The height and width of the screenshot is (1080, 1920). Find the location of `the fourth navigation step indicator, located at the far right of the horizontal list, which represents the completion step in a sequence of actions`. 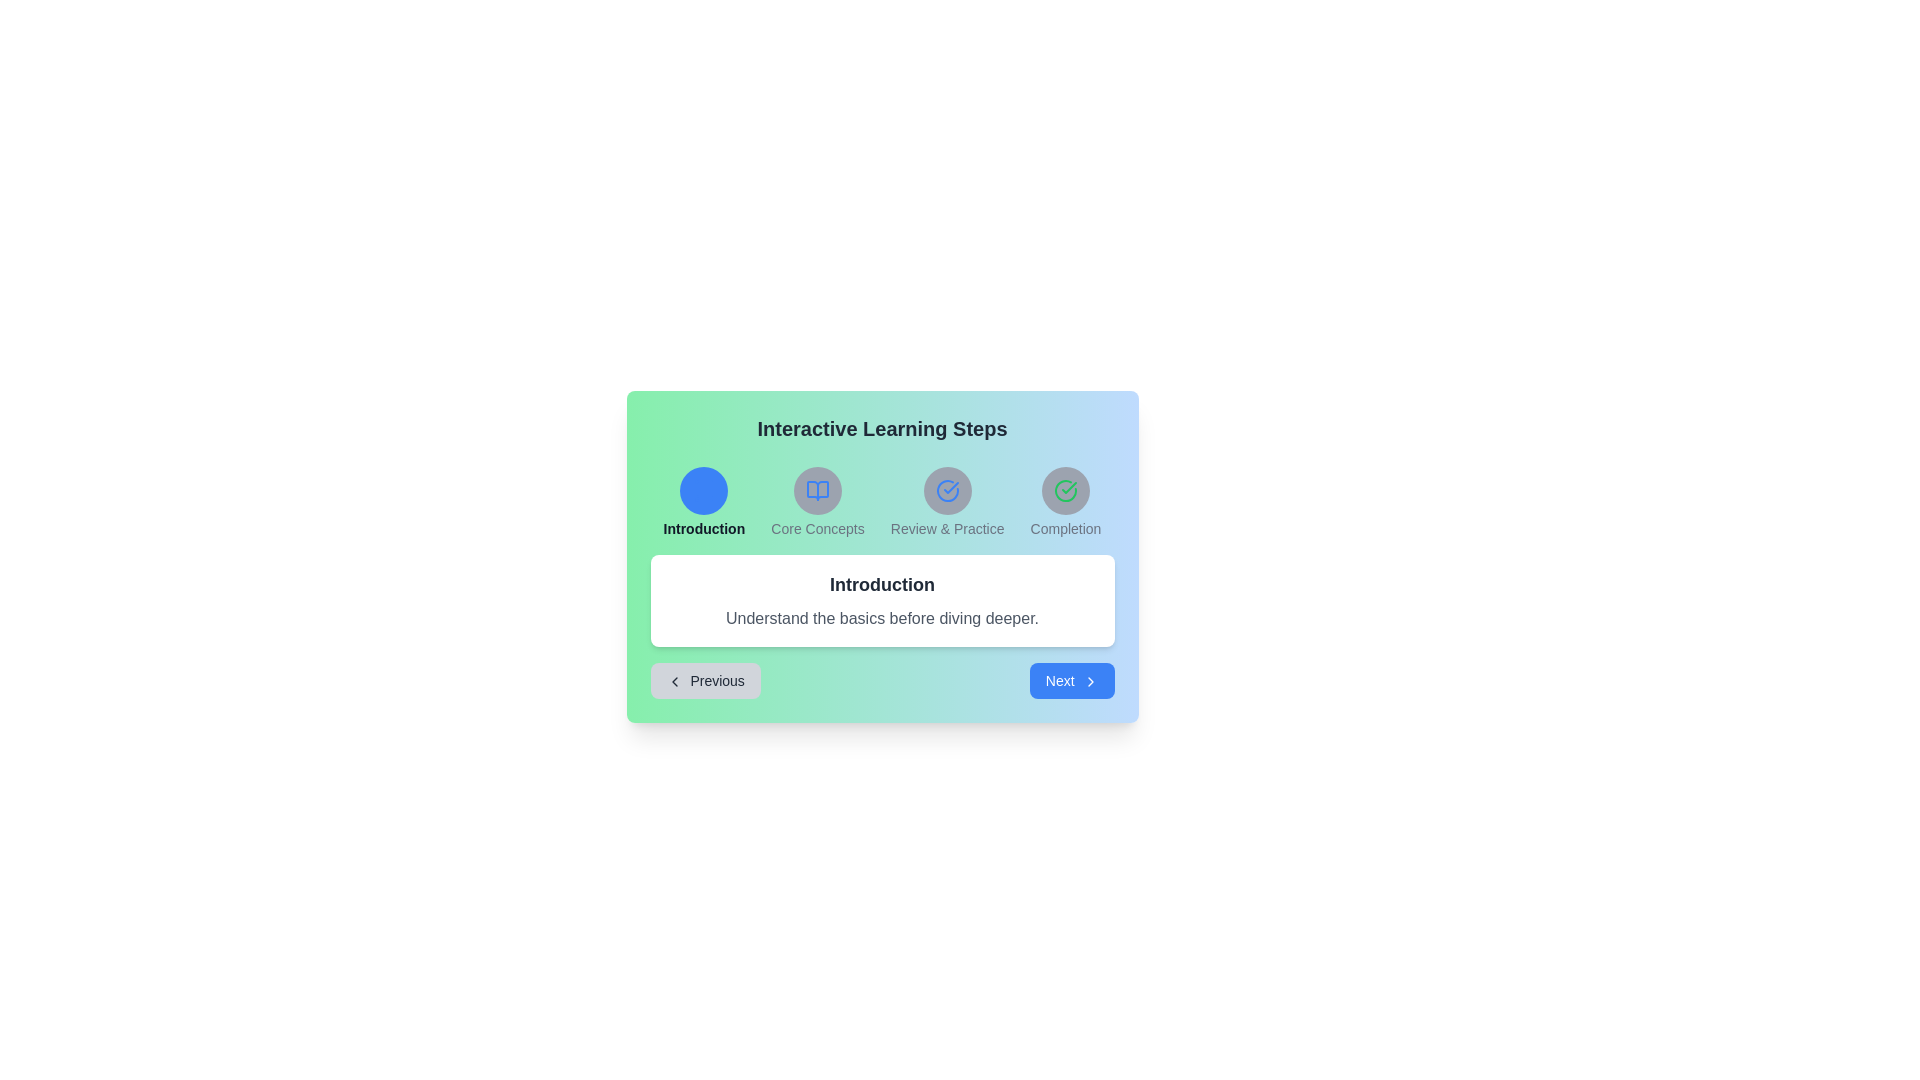

the fourth navigation step indicator, located at the far right of the horizontal list, which represents the completion step in a sequence of actions is located at coordinates (1064, 501).